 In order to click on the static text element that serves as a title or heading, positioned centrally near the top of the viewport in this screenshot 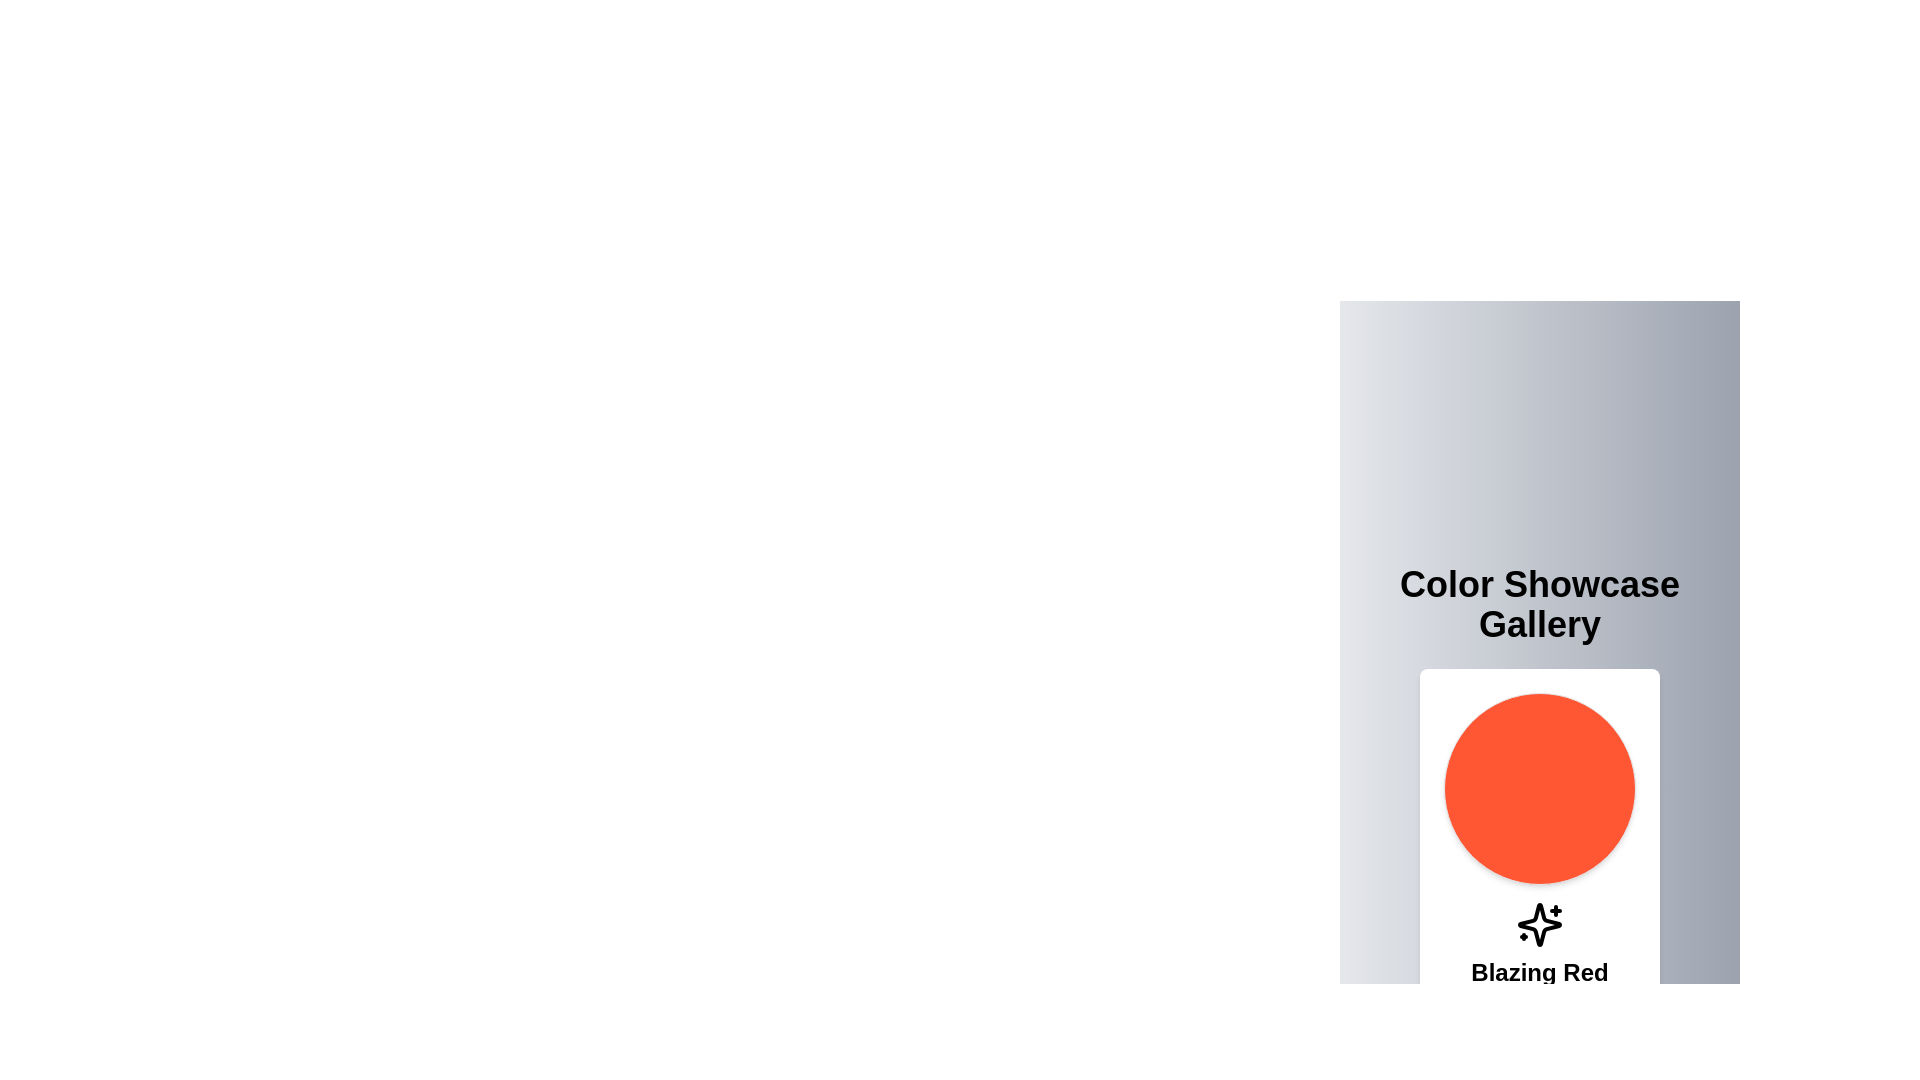, I will do `click(1539, 604)`.